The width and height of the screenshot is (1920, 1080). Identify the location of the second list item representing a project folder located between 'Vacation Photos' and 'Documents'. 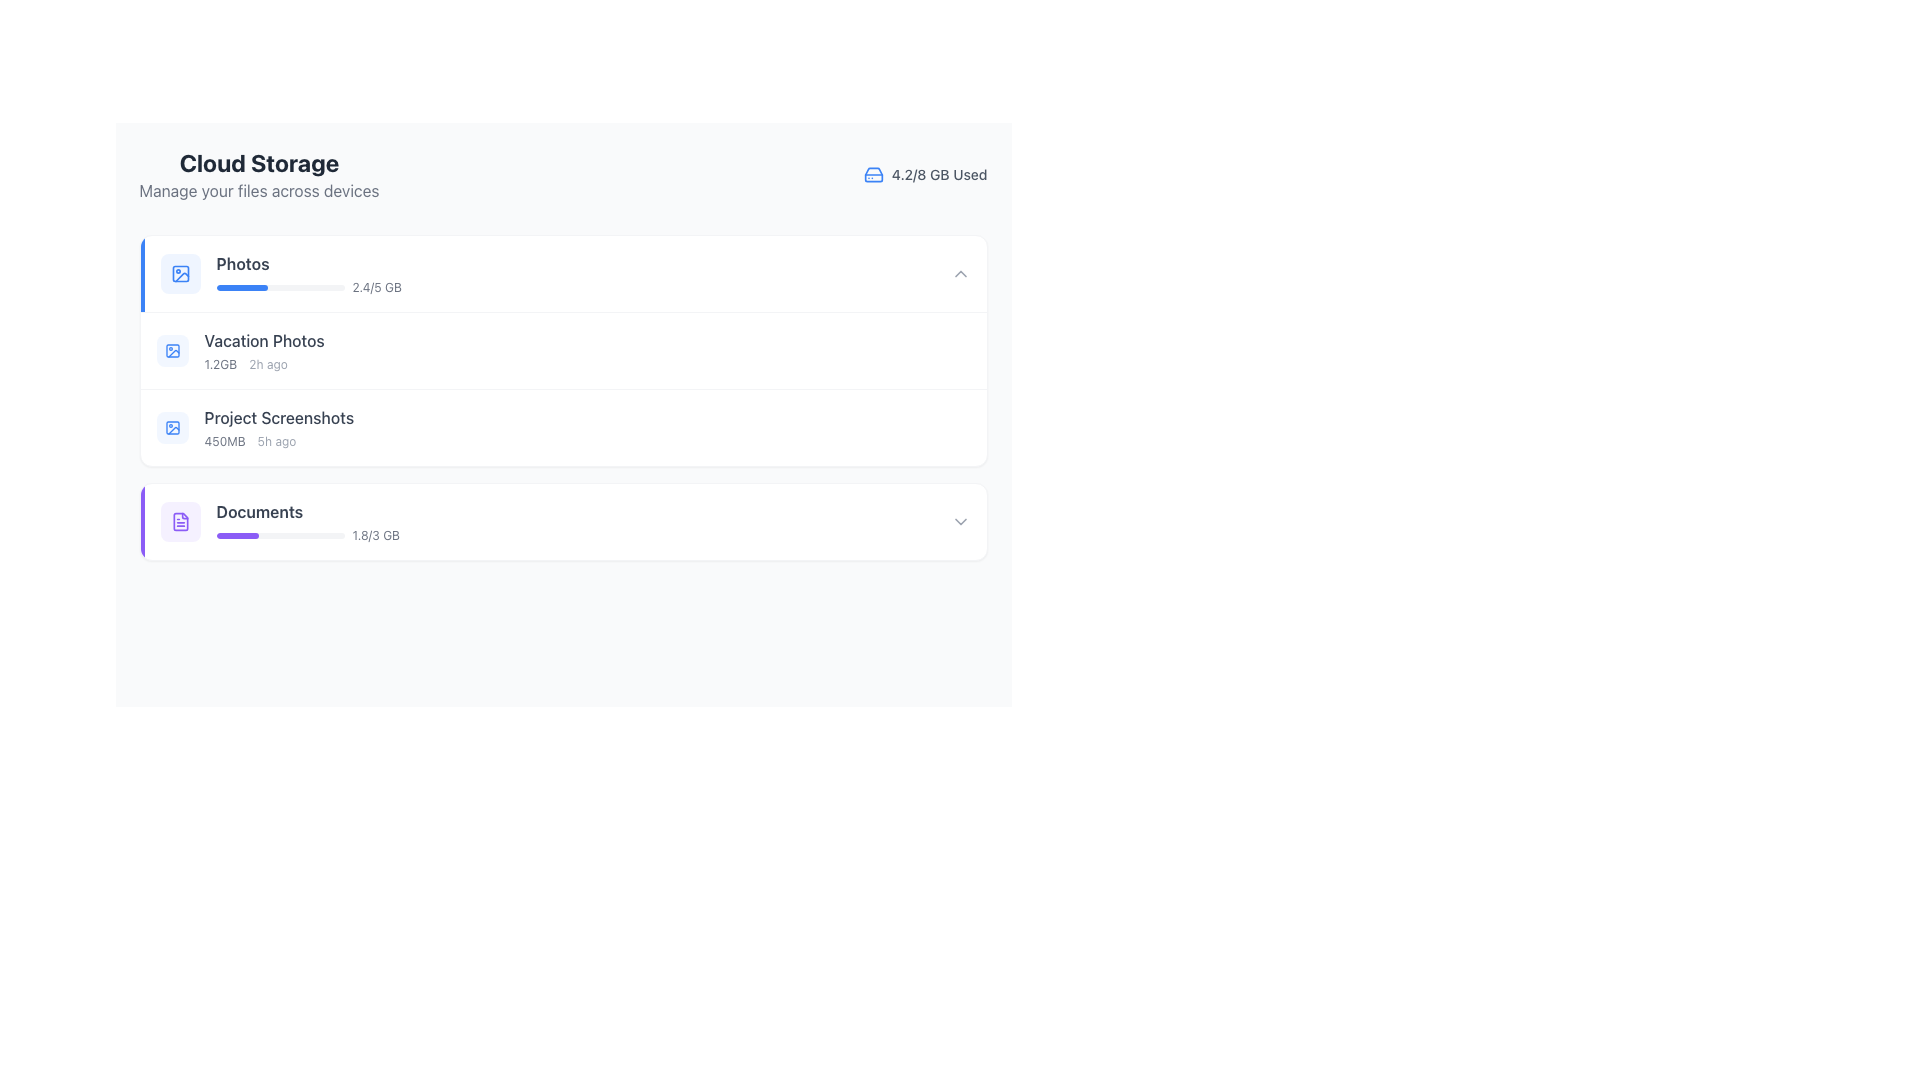
(562, 426).